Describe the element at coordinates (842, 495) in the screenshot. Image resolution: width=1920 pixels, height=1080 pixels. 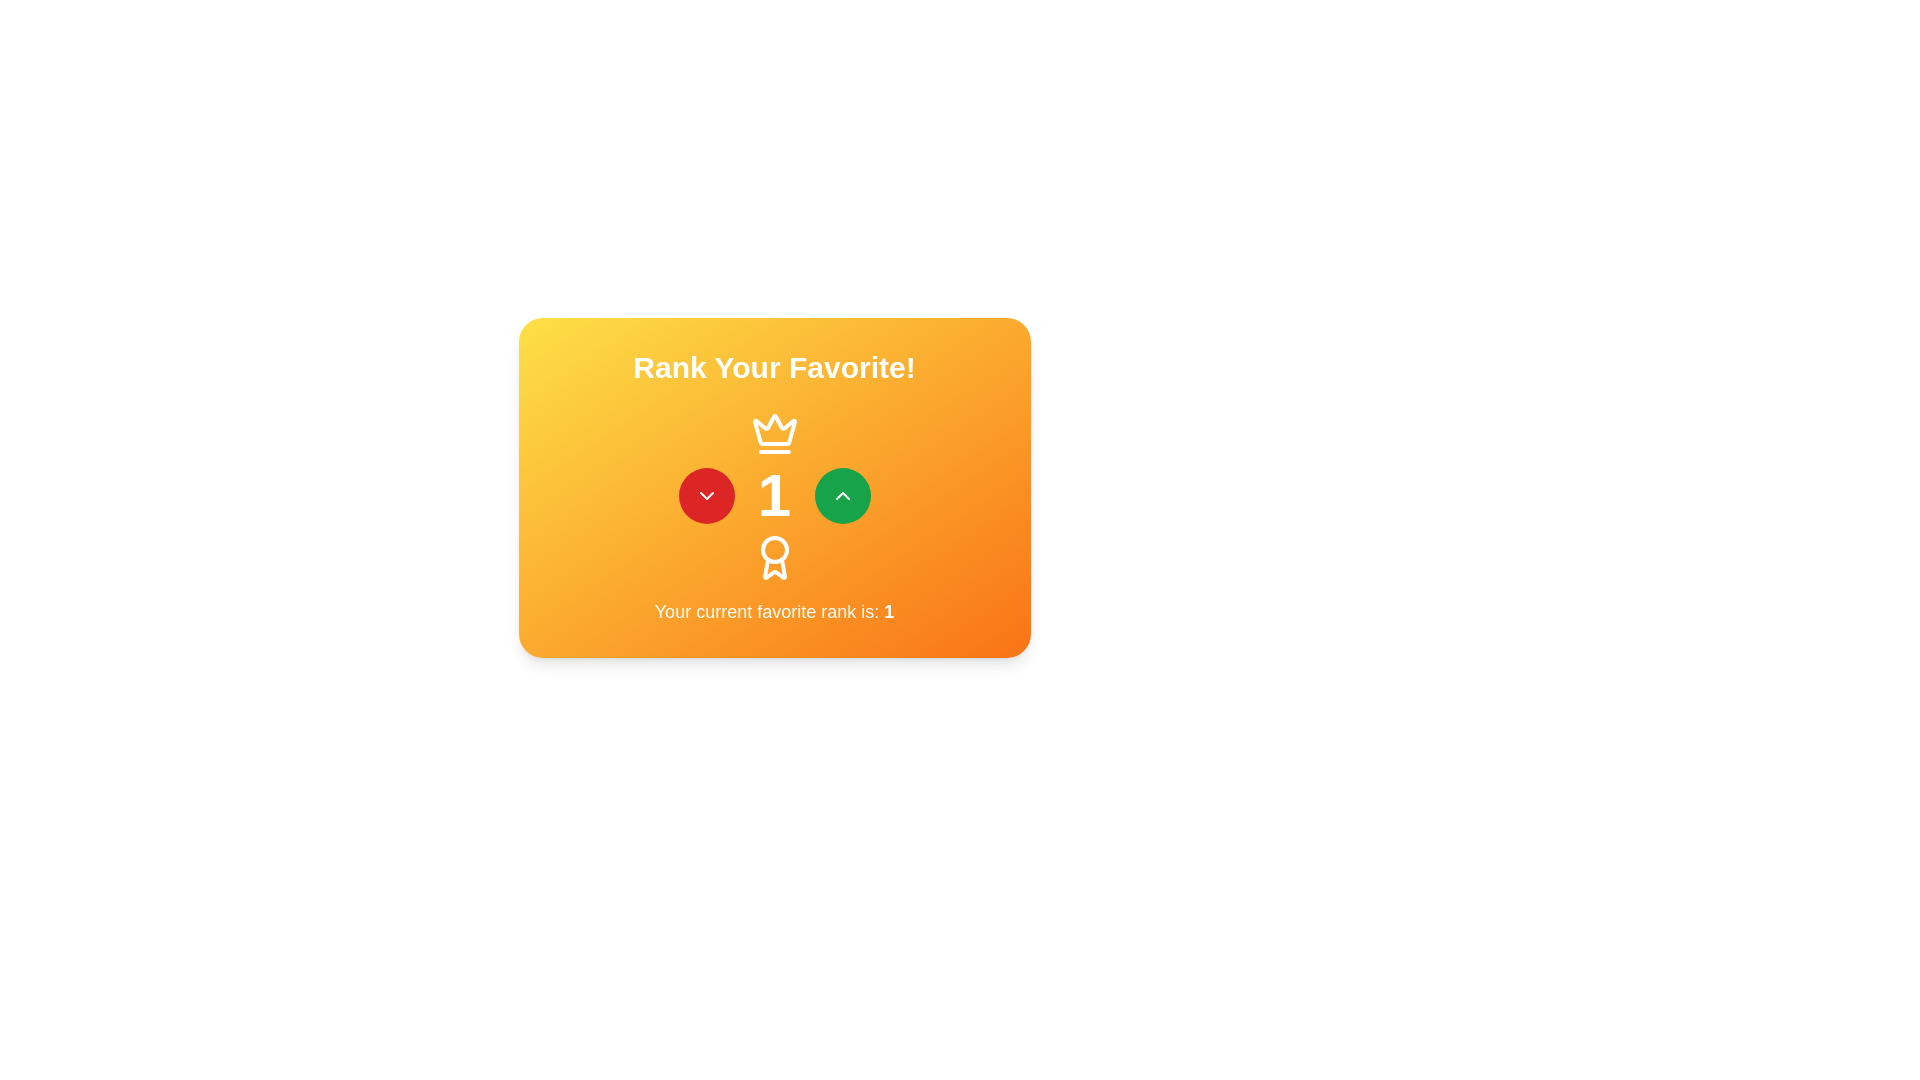
I see `the button located to the right of the digit '1', which is used to increase the rank of the item, to change its color` at that location.